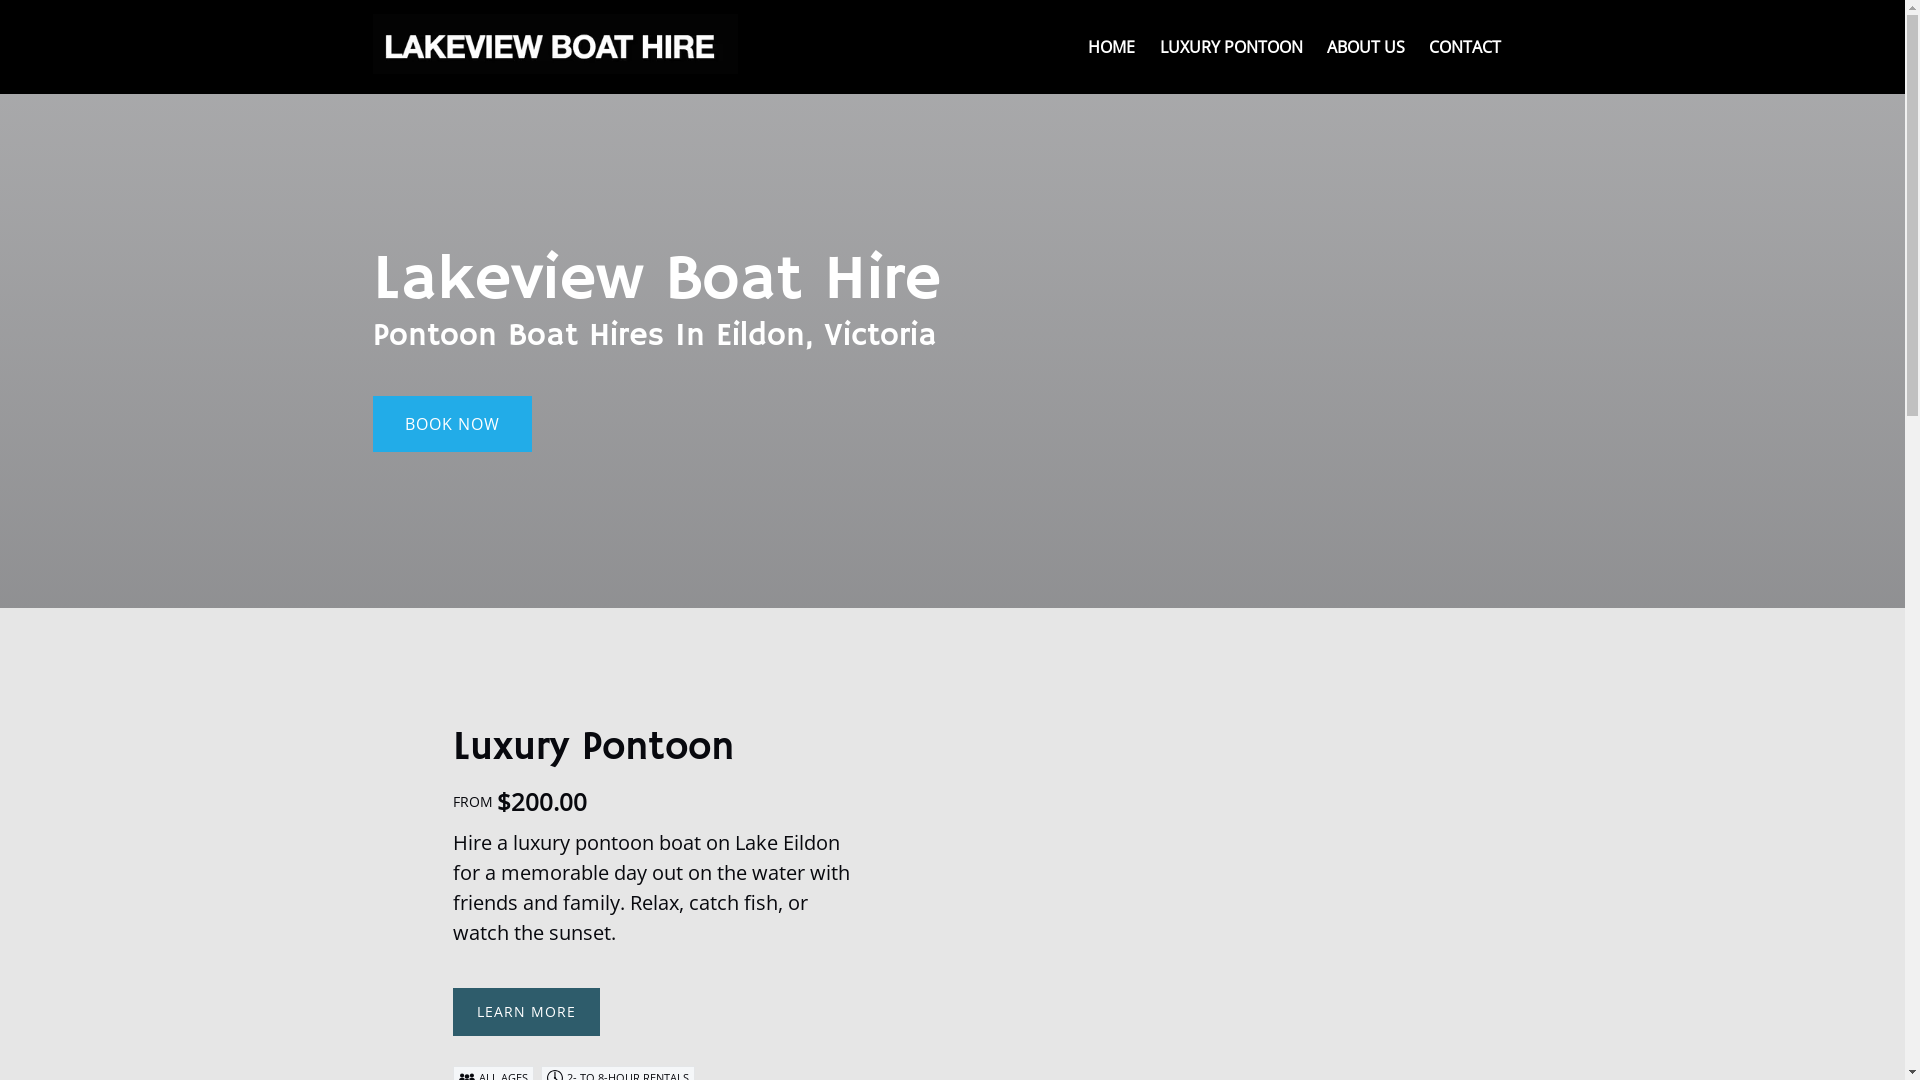 This screenshot has height=1080, width=1920. Describe the element at coordinates (1464, 45) in the screenshot. I see `'CONTACT'` at that location.